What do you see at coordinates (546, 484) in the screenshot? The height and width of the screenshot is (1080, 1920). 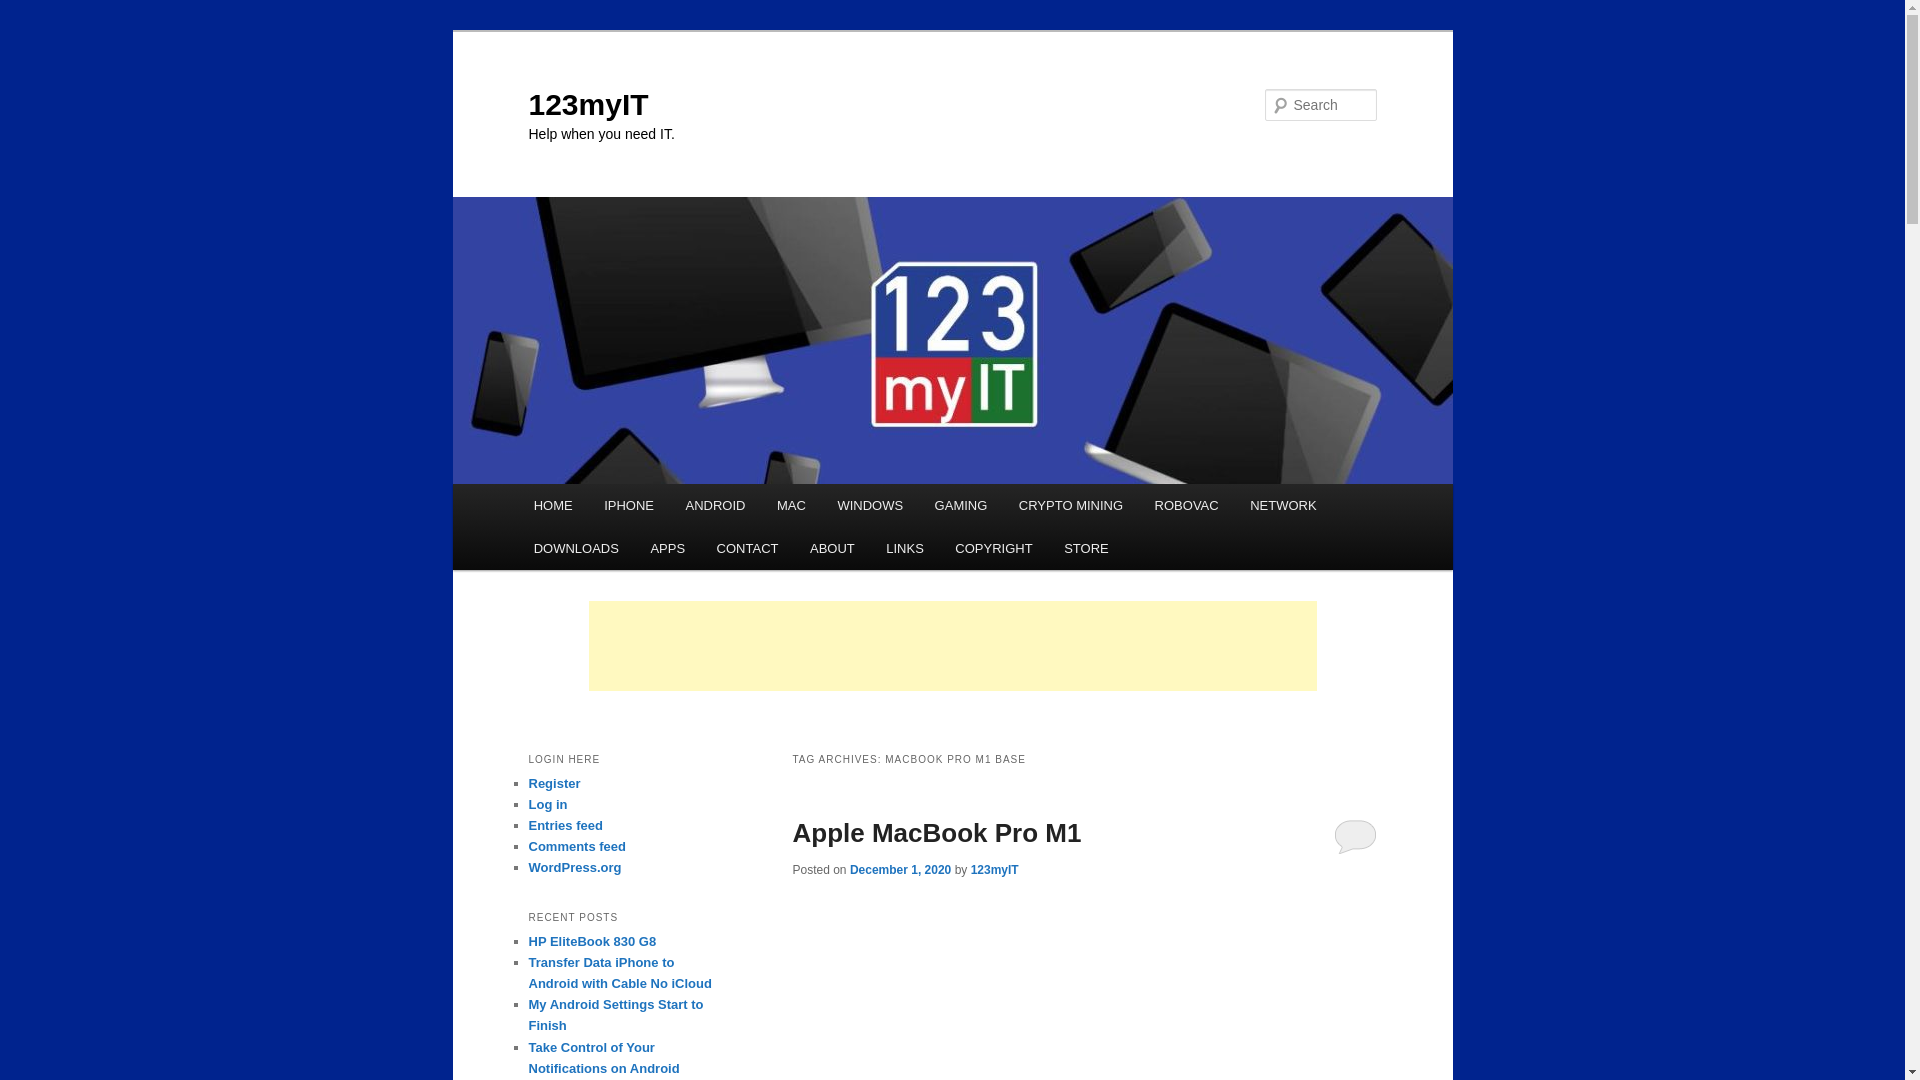 I see `'Skip to primary content'` at bounding box center [546, 484].